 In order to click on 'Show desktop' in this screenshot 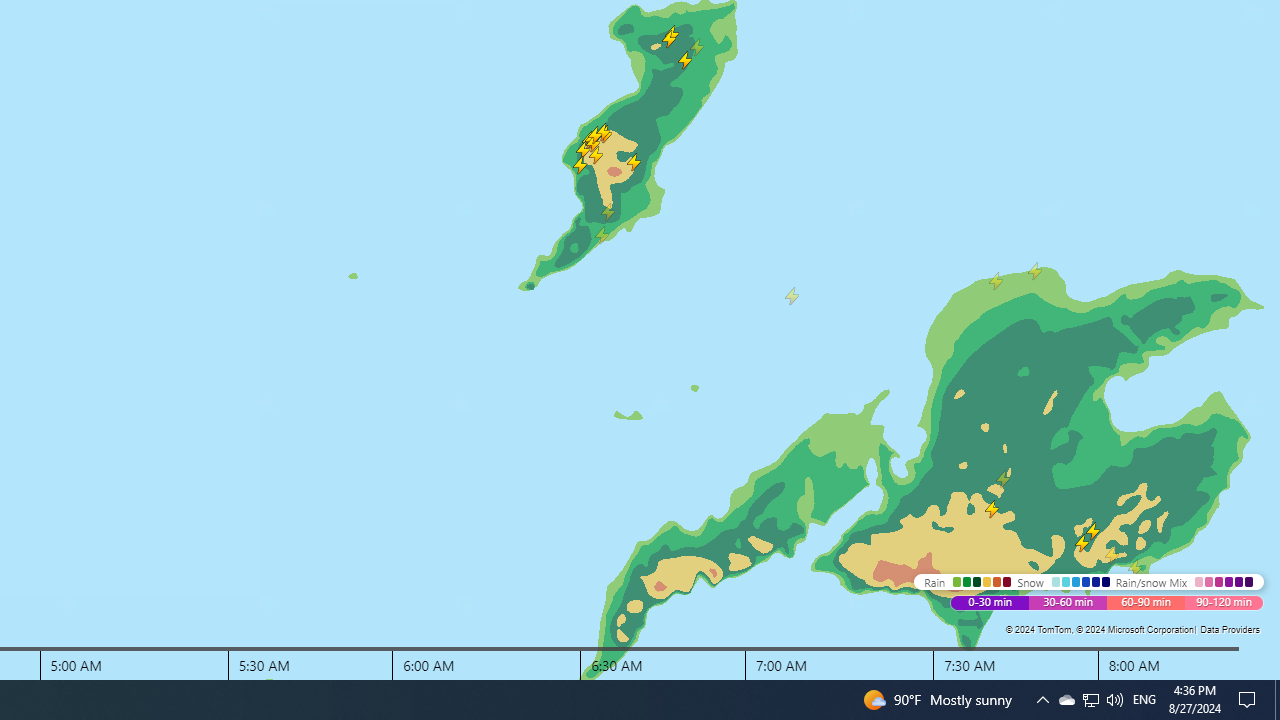, I will do `click(1250, 698)`.